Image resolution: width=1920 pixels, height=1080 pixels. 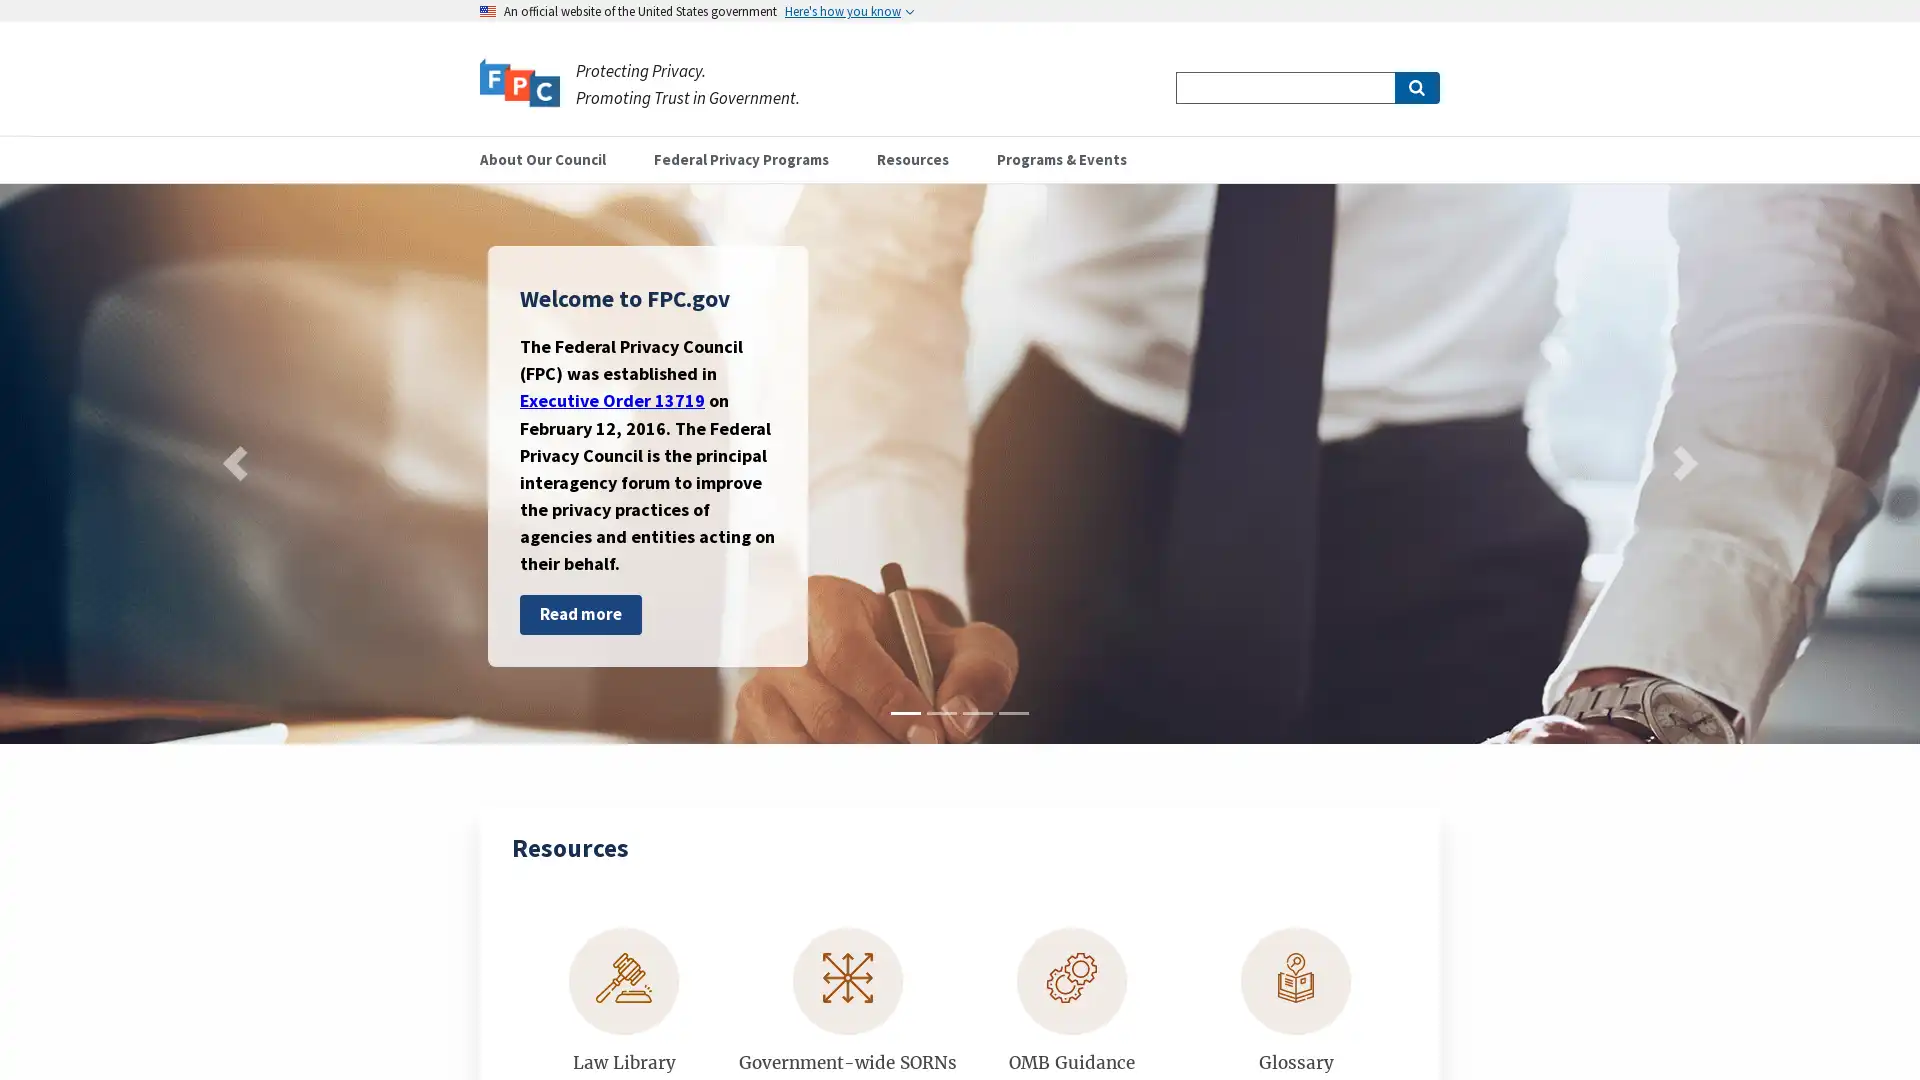 What do you see at coordinates (1415, 87) in the screenshot?
I see `Search` at bounding box center [1415, 87].